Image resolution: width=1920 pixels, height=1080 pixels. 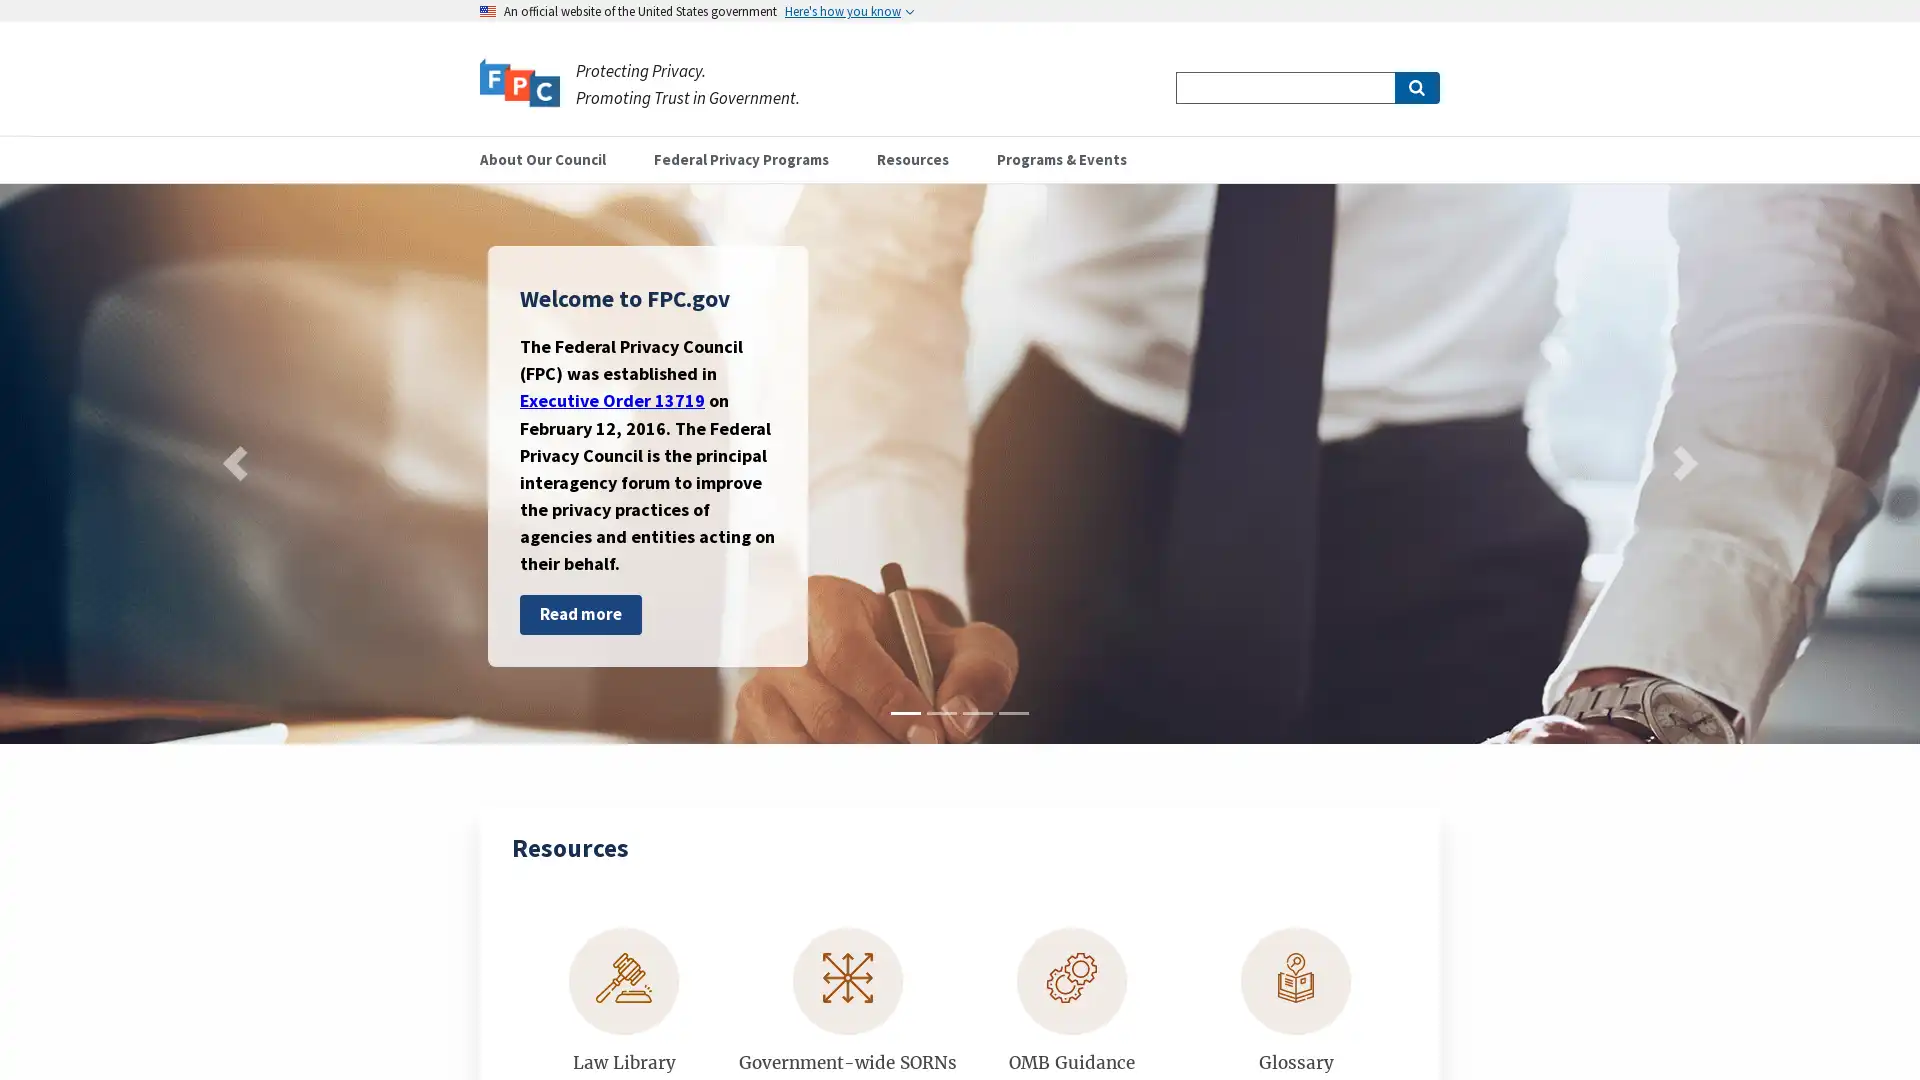 What do you see at coordinates (1415, 87) in the screenshot?
I see `Search` at bounding box center [1415, 87].